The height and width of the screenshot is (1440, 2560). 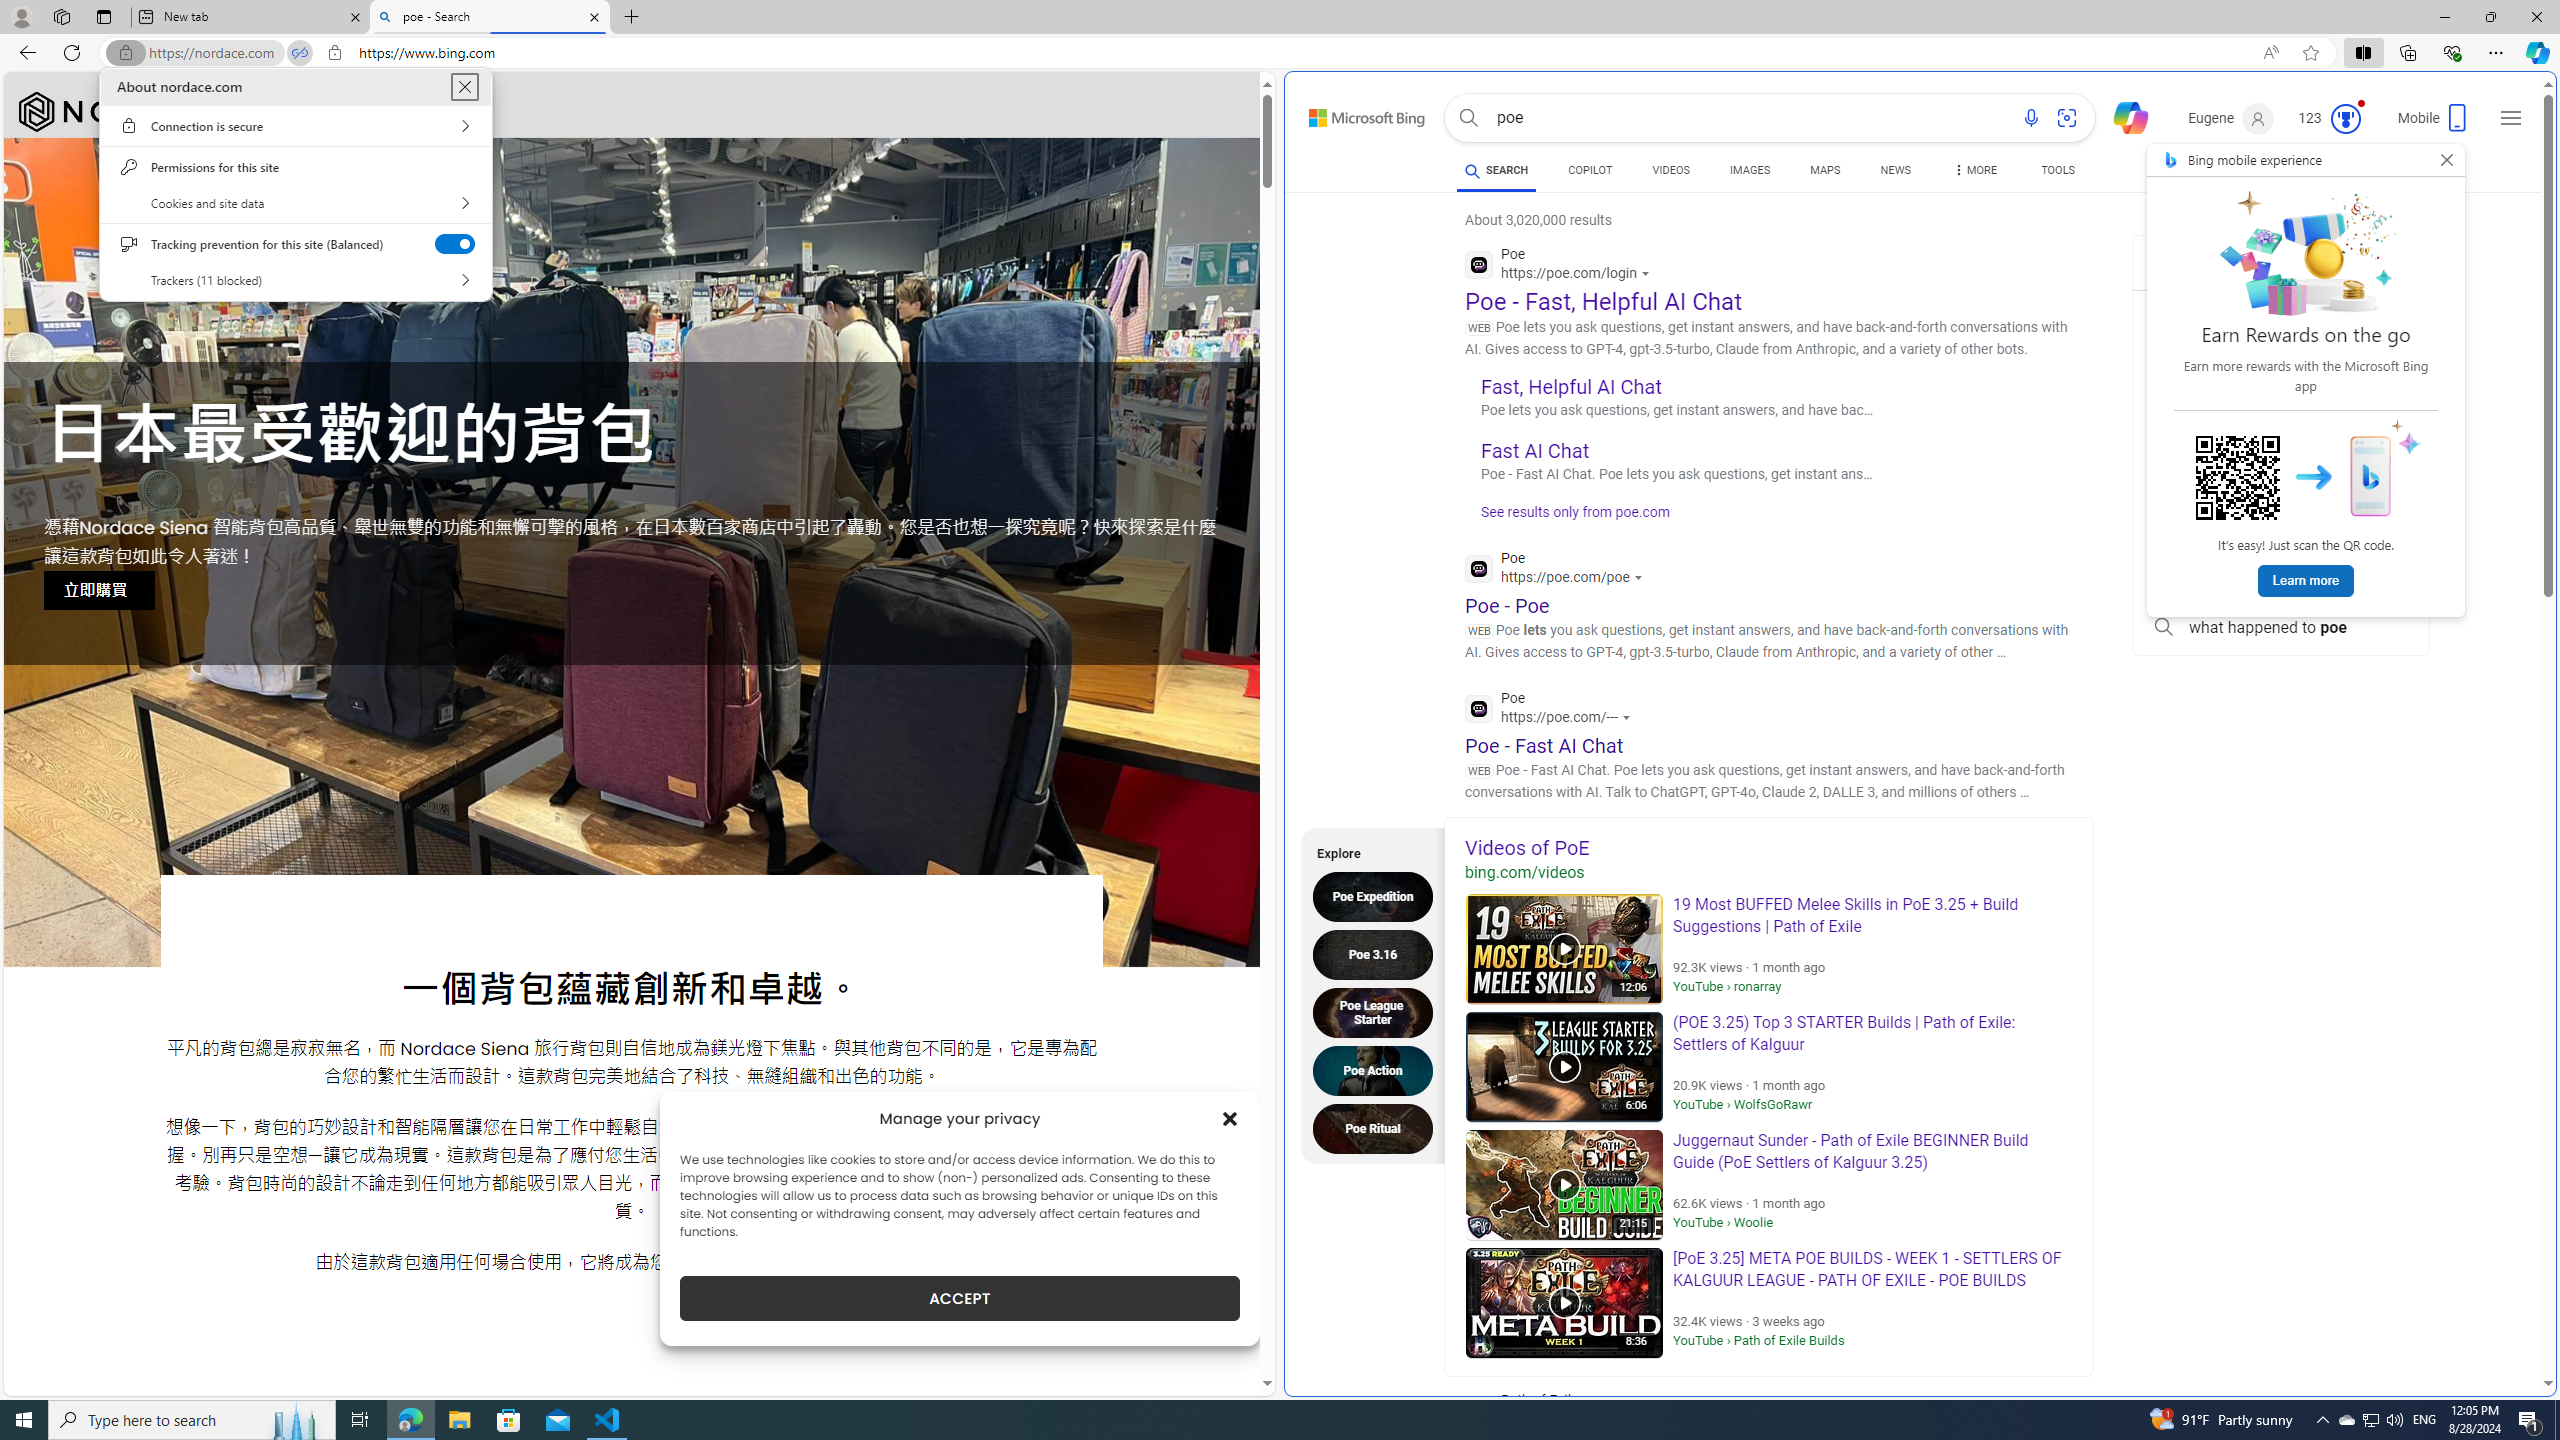 What do you see at coordinates (1750, 169) in the screenshot?
I see `'IMAGES'` at bounding box center [1750, 169].